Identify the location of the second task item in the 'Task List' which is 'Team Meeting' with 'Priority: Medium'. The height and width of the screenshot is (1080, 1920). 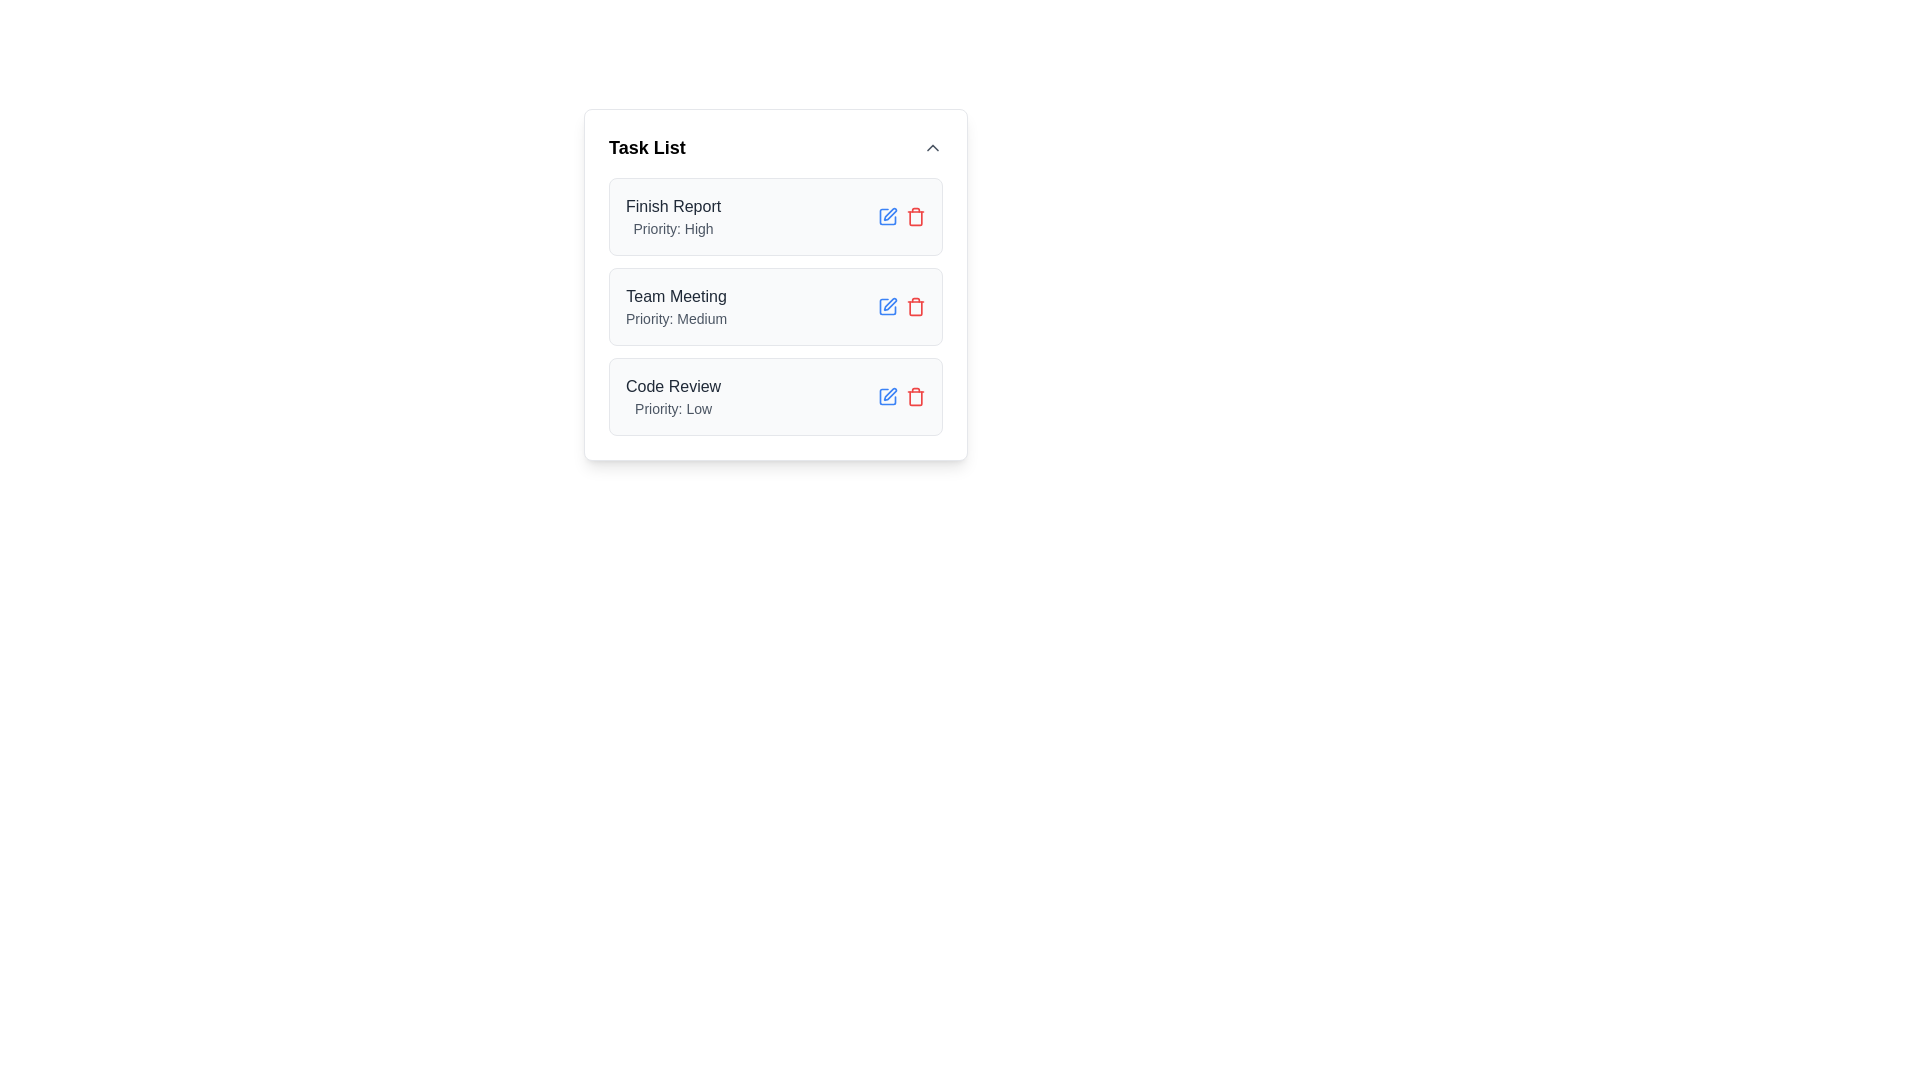
(775, 285).